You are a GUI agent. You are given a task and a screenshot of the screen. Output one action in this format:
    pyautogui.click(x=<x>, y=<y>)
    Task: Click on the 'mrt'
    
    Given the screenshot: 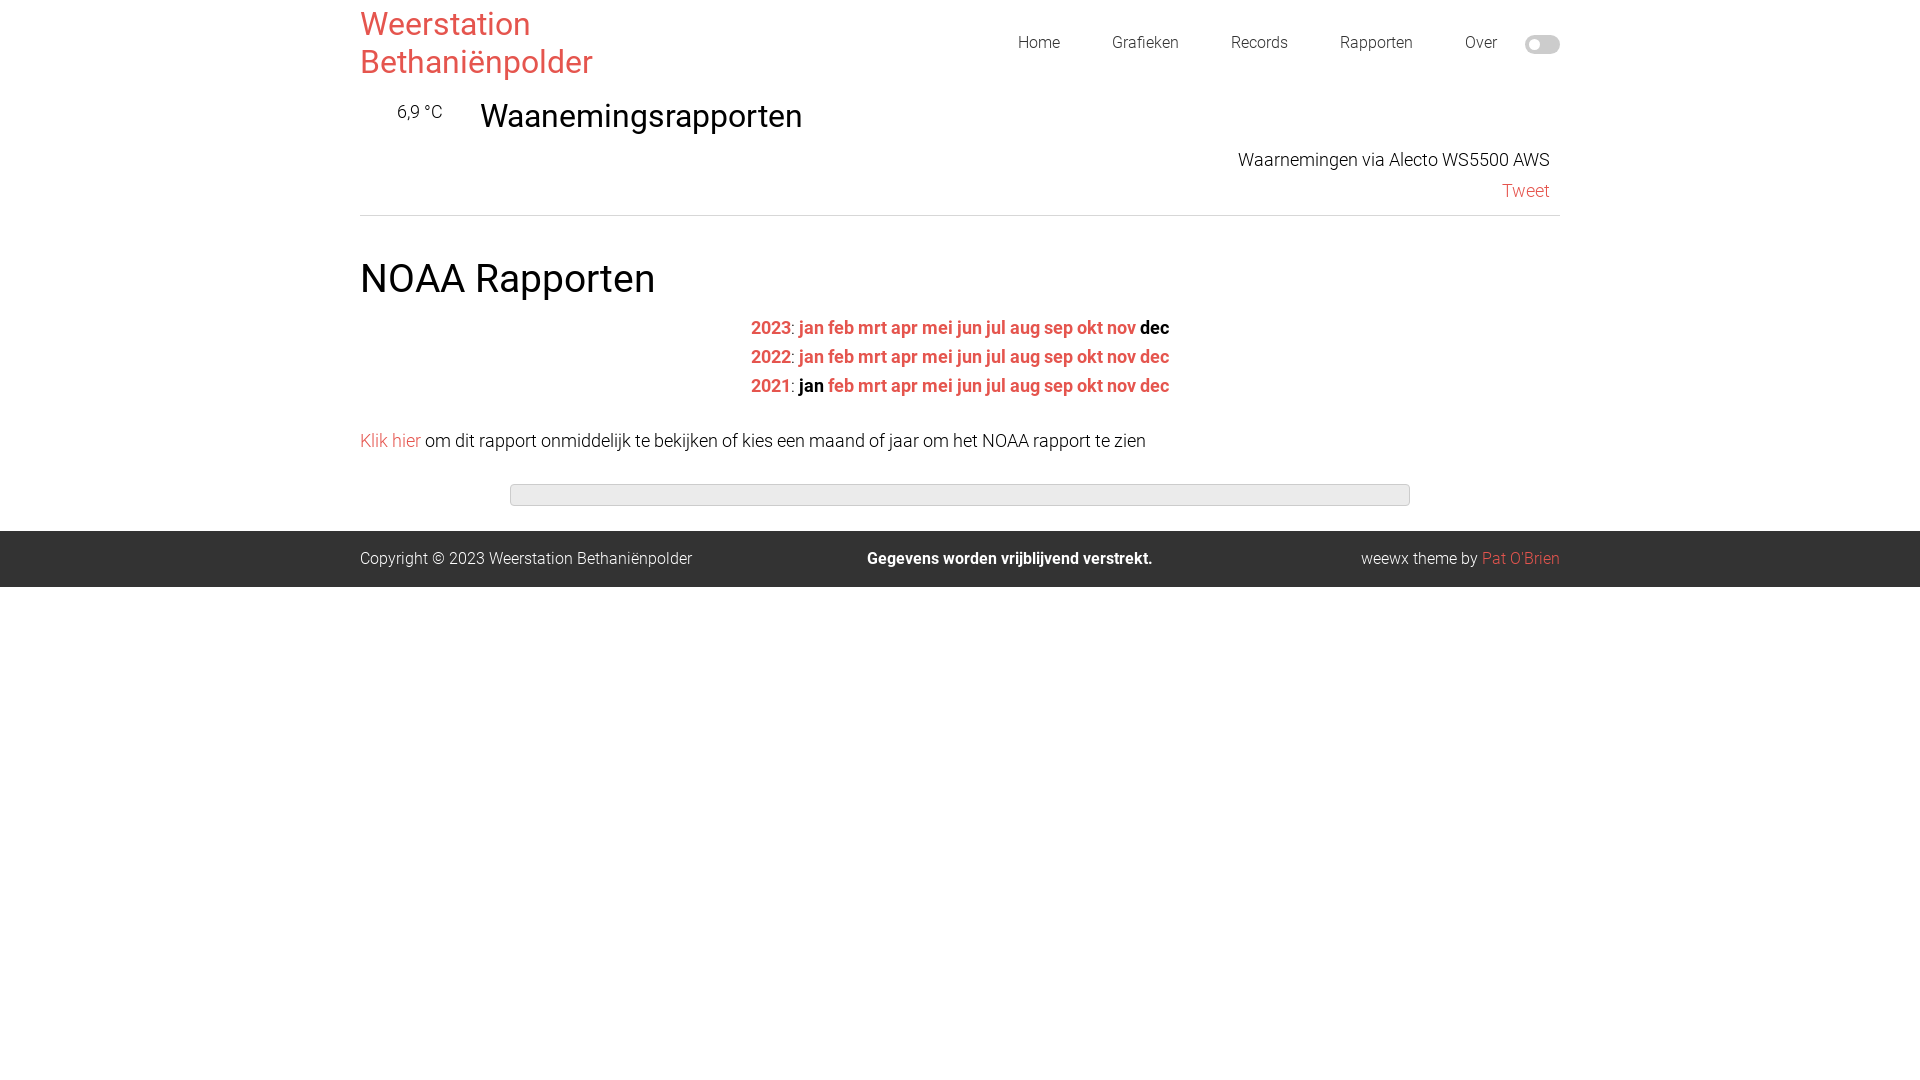 What is the action you would take?
    pyautogui.click(x=858, y=385)
    